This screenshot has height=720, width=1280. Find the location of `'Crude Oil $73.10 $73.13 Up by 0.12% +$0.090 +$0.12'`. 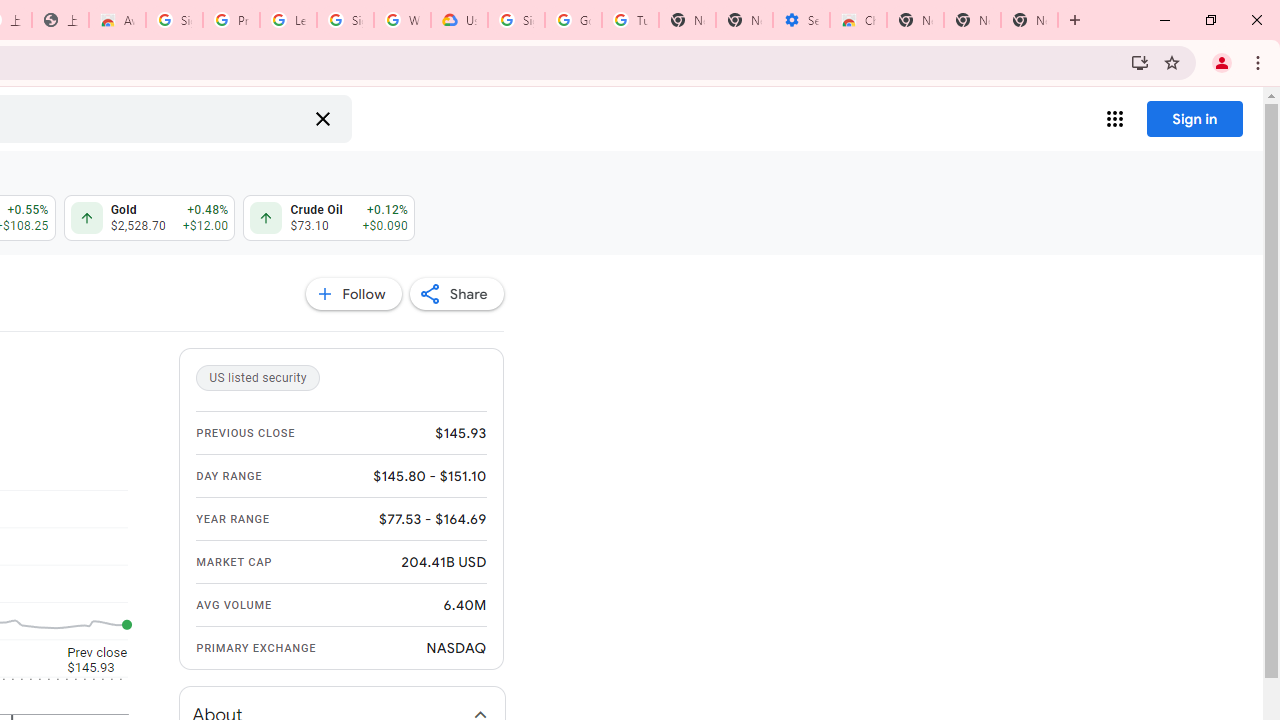

'Crude Oil $73.10 $73.13 Up by 0.12% +$0.090 +$0.12' is located at coordinates (329, 218).